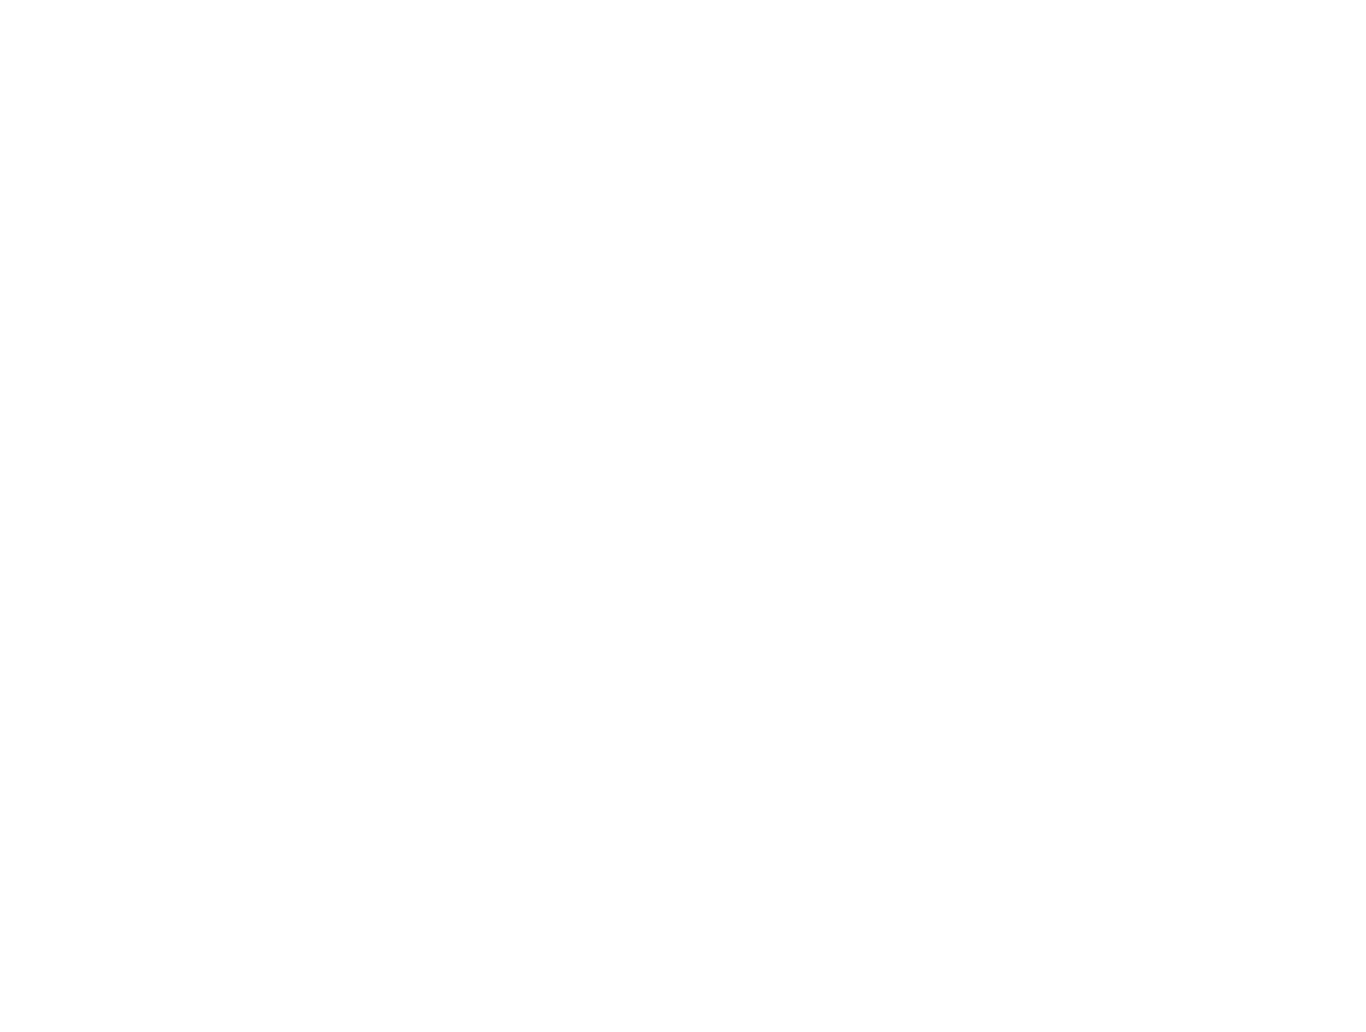 The image size is (1366, 1032). I want to click on 'More Books', so click(924, 35).